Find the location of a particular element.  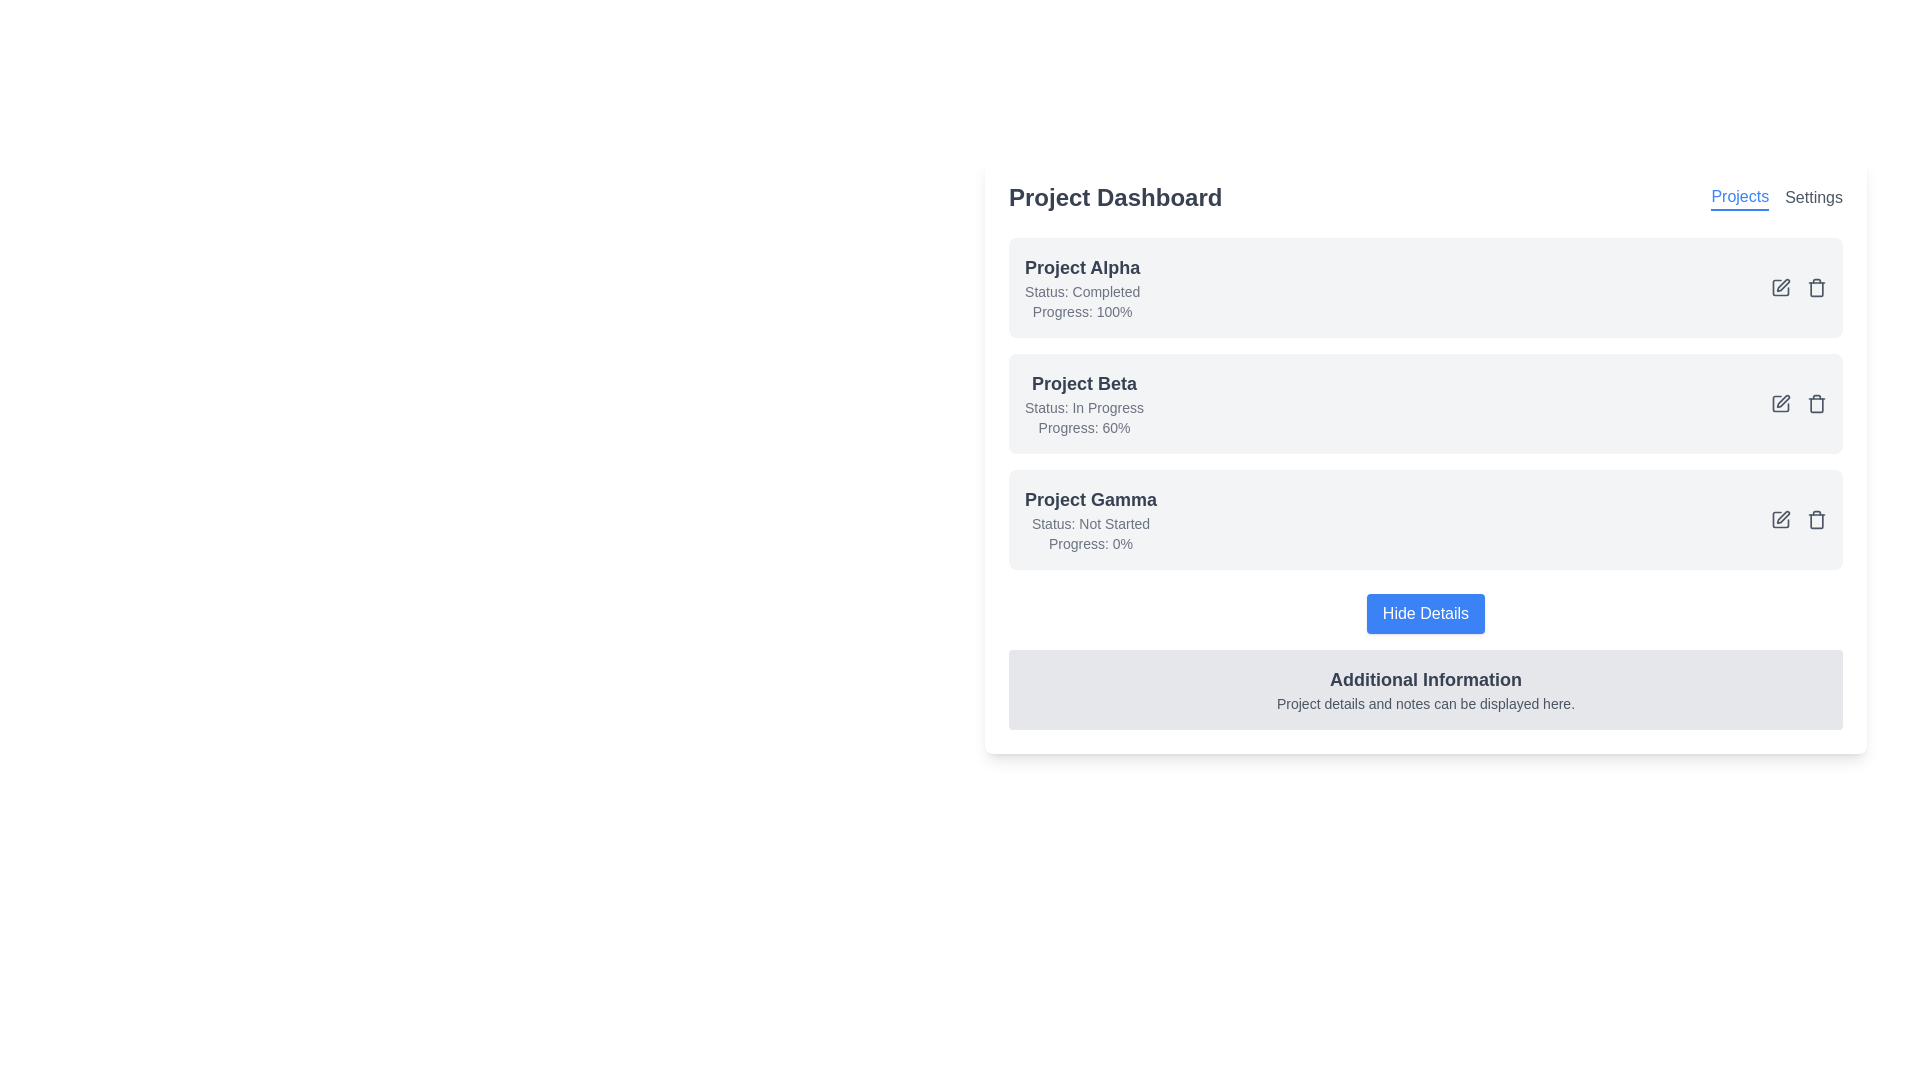

the Text label indicating the current status of the associated project in the 'Project Gamma' section of the 'Project Dashboard' is located at coordinates (1089, 523).